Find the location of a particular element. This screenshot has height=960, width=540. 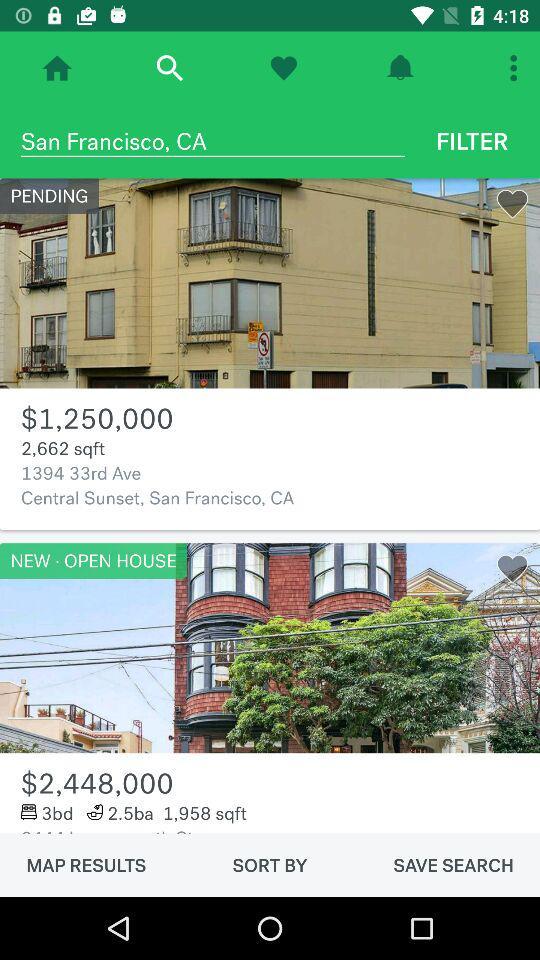

the icon below the 2444 leavenworth st item is located at coordinates (85, 864).